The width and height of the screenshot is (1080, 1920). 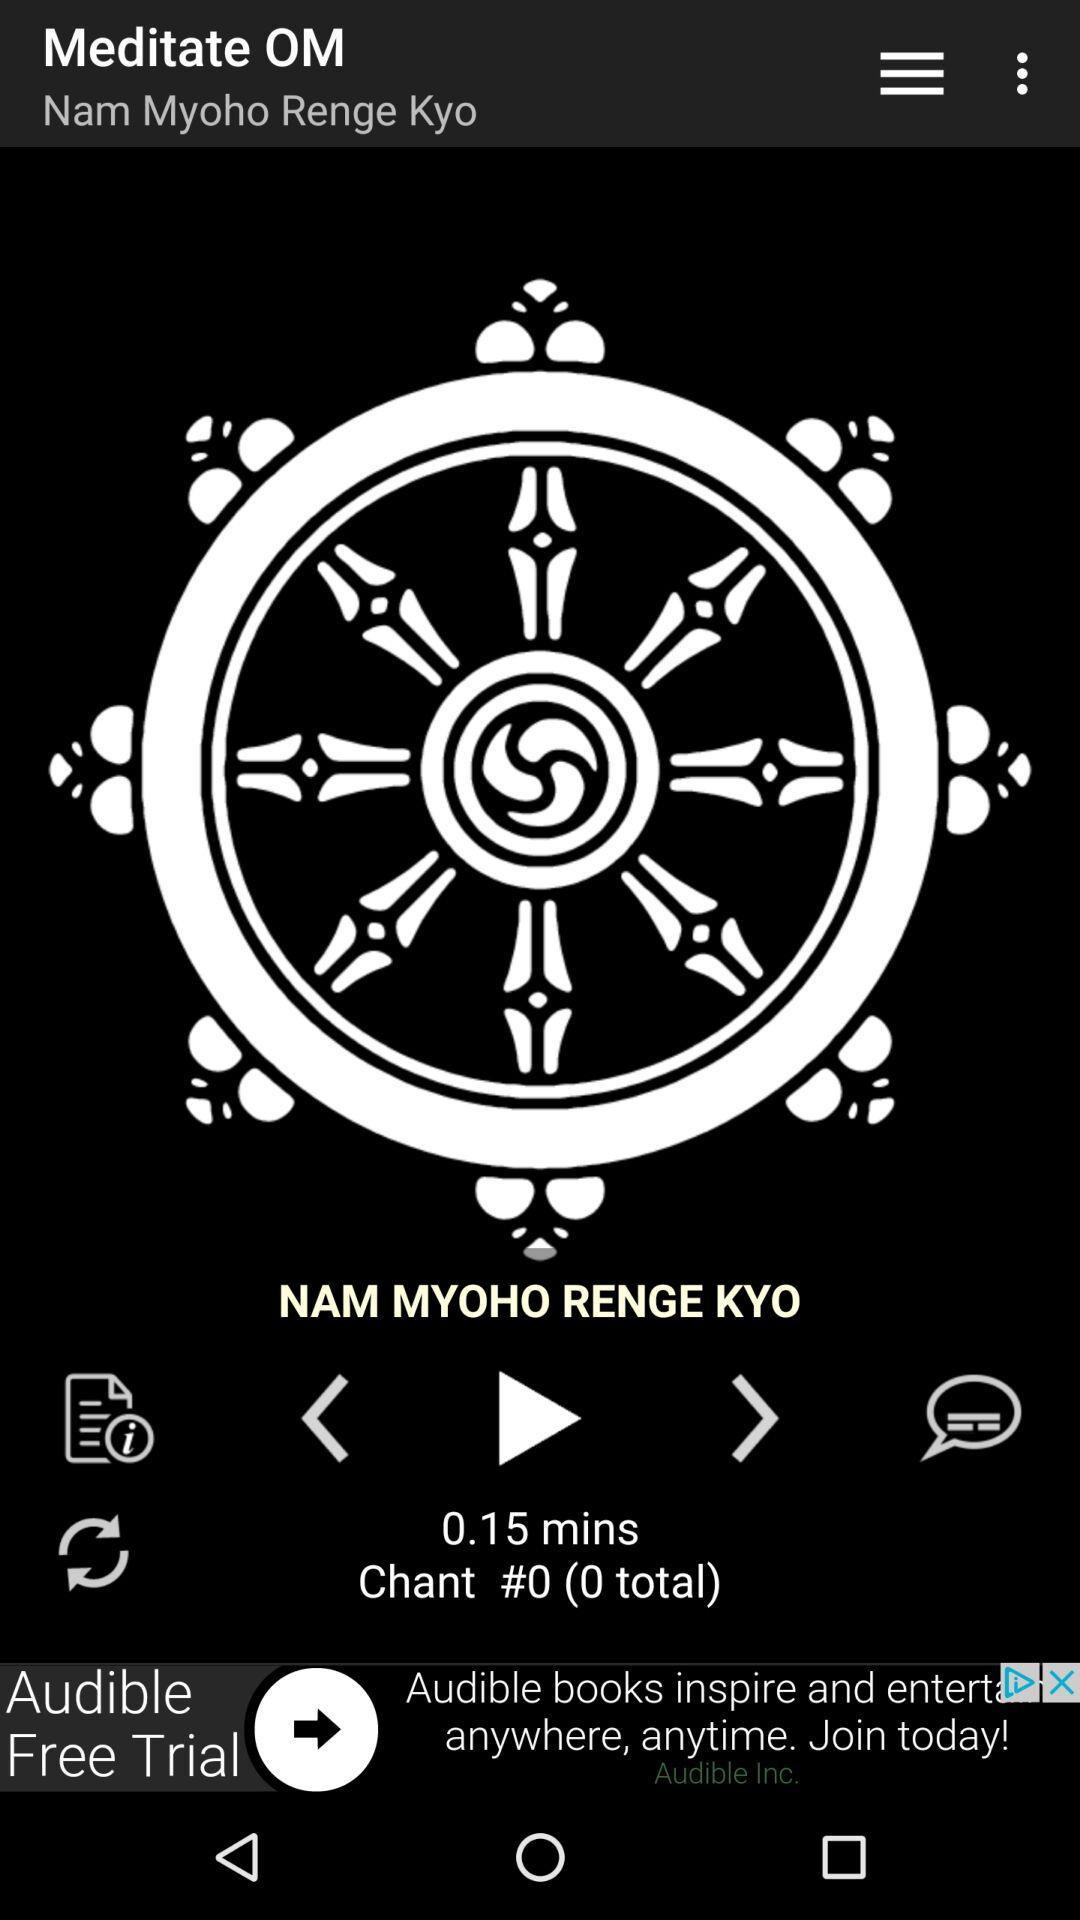 What do you see at coordinates (109, 1417) in the screenshot?
I see `setting page` at bounding box center [109, 1417].